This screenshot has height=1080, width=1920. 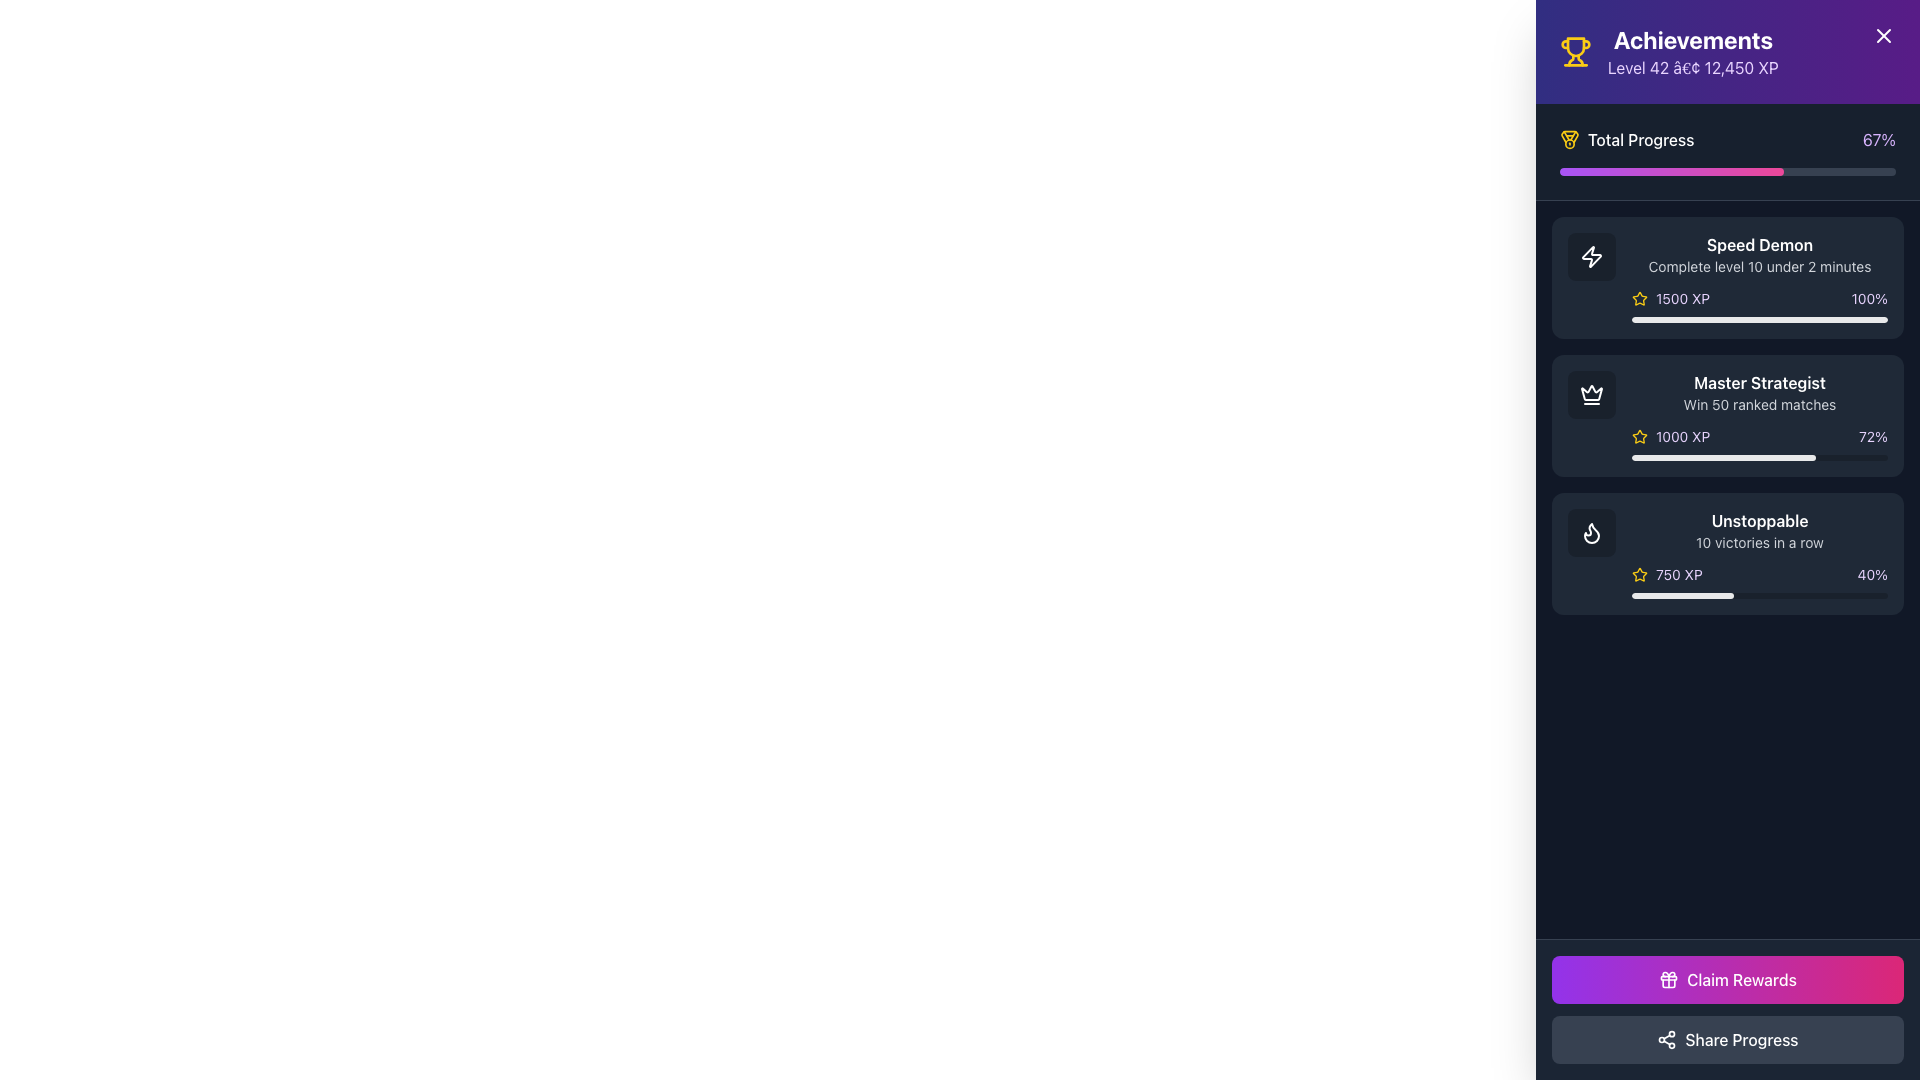 What do you see at coordinates (1760, 554) in the screenshot?
I see `the Achievement card titled 'Unstoppable', which displays '10 victories in a row', '750 XP', and '40%' along with a progress bar` at bounding box center [1760, 554].